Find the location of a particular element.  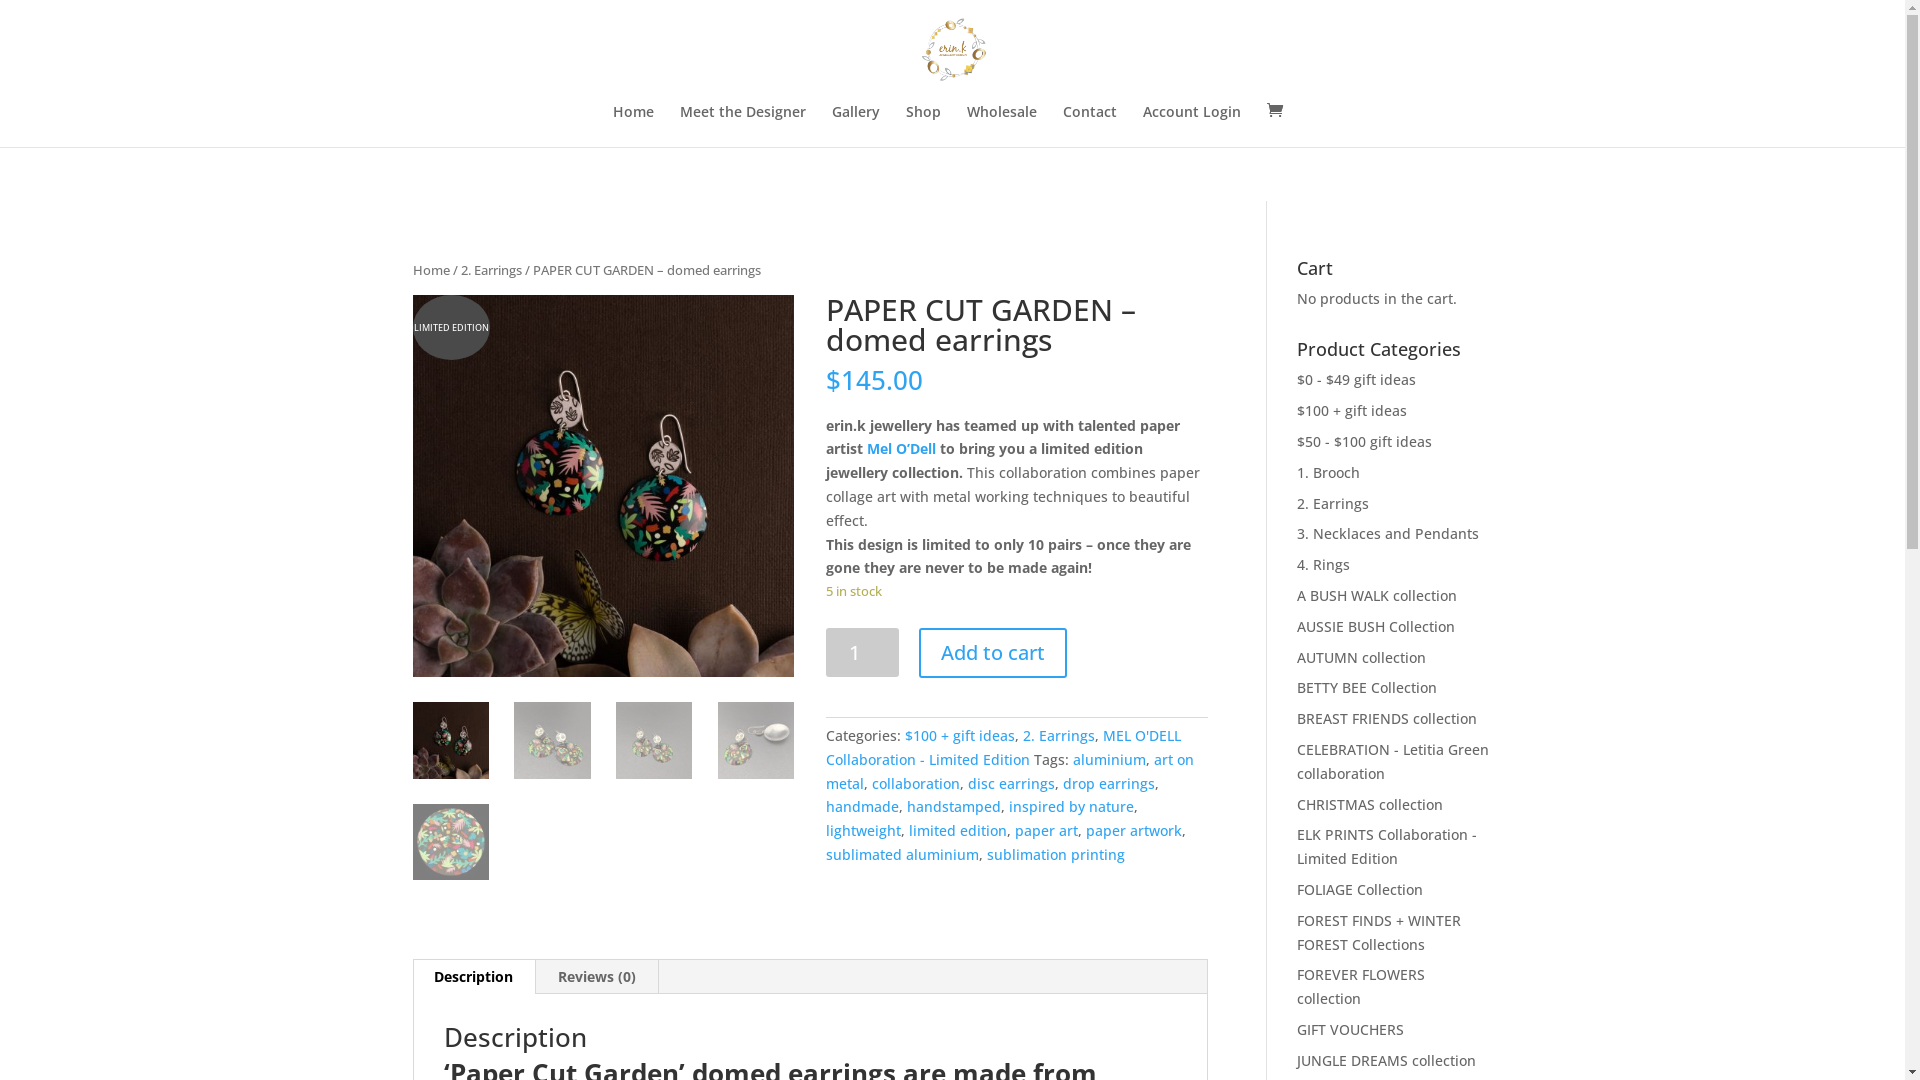

'FOREVER FLOWERS collection' is located at coordinates (1360, 985).